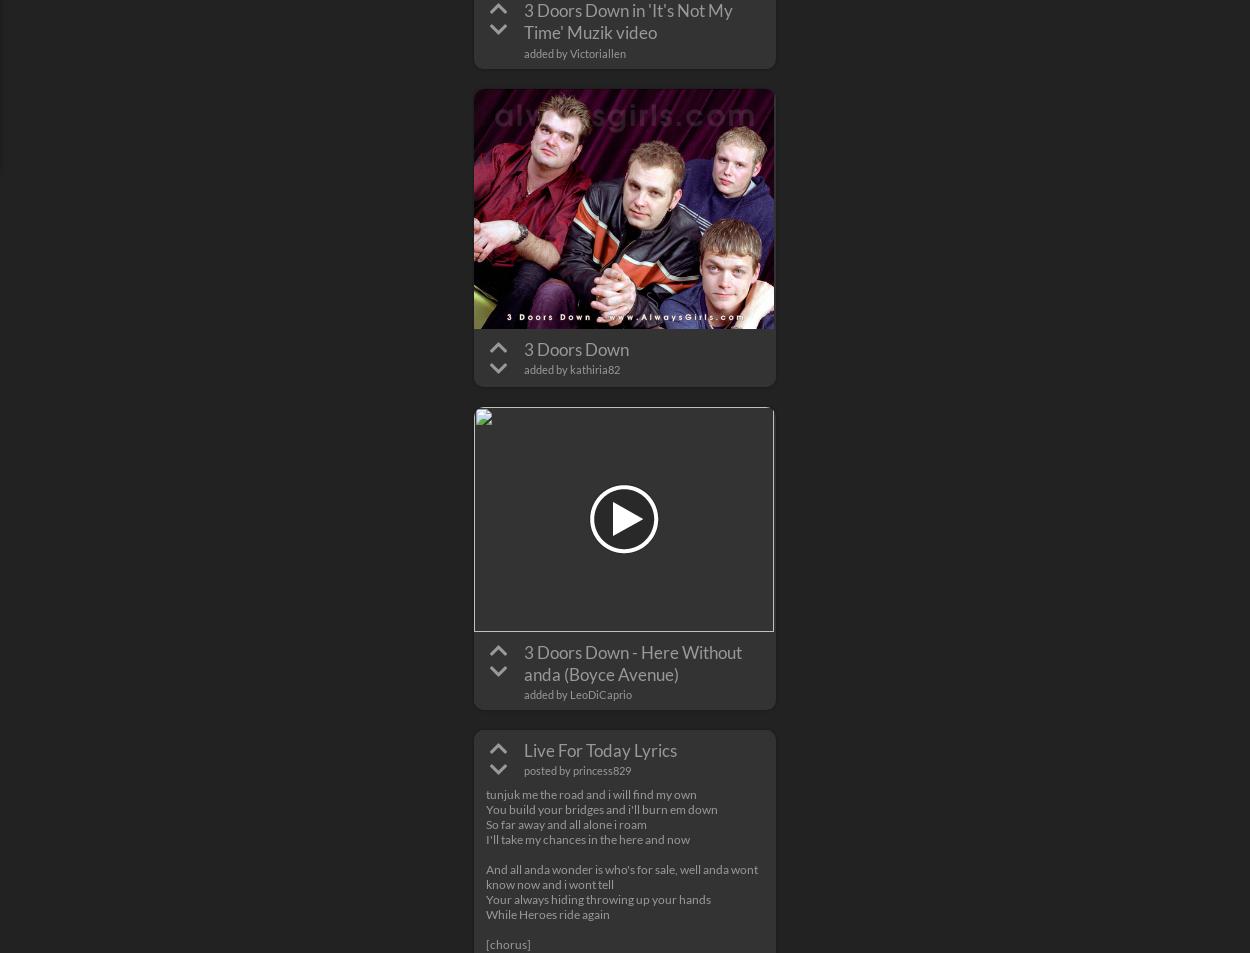  I want to click on 'kathiria82', so click(594, 367).